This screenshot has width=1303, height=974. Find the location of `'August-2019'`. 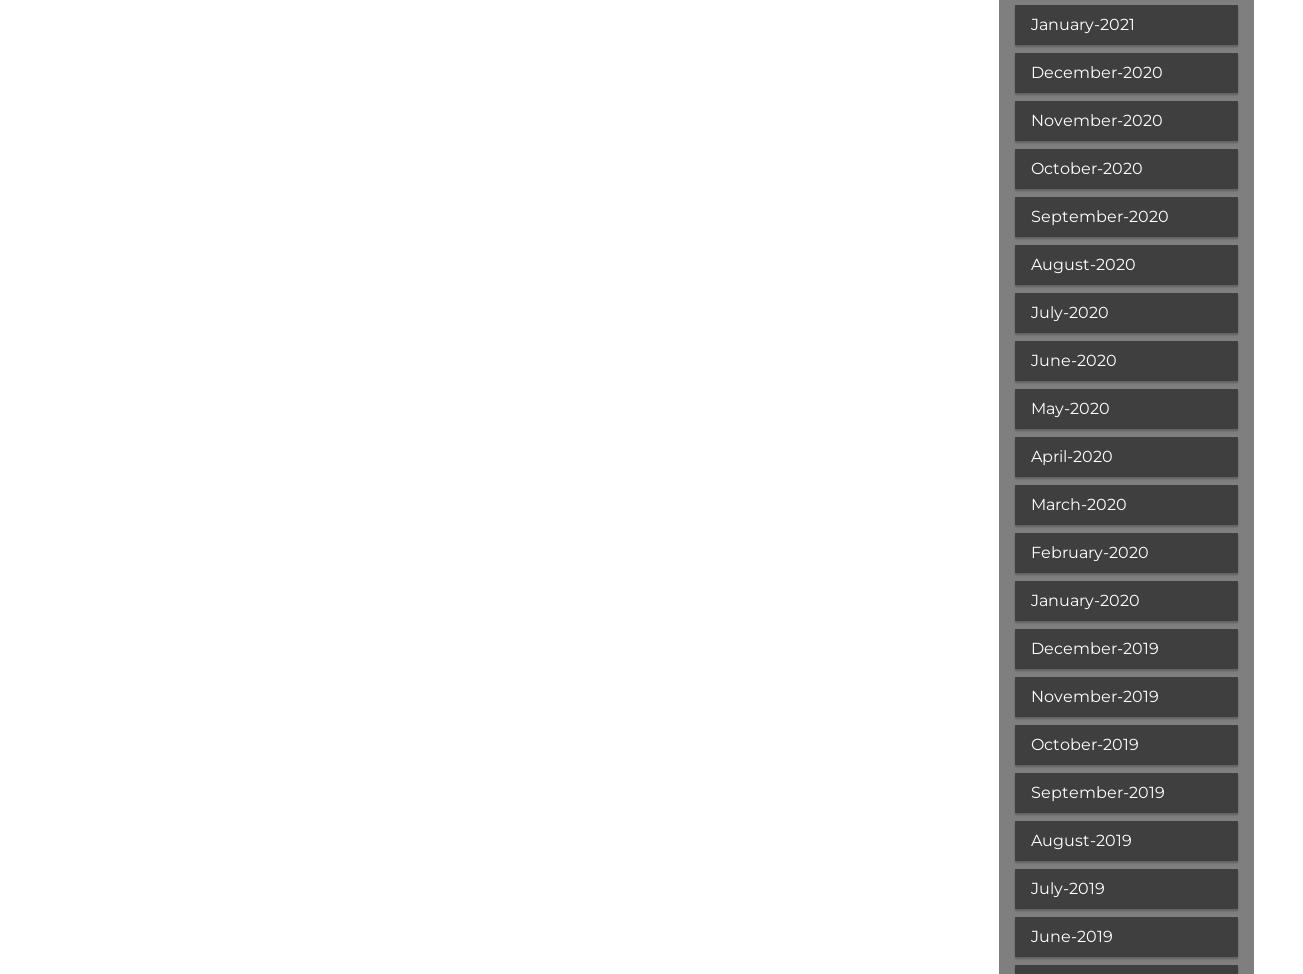

'August-2019' is located at coordinates (1079, 840).